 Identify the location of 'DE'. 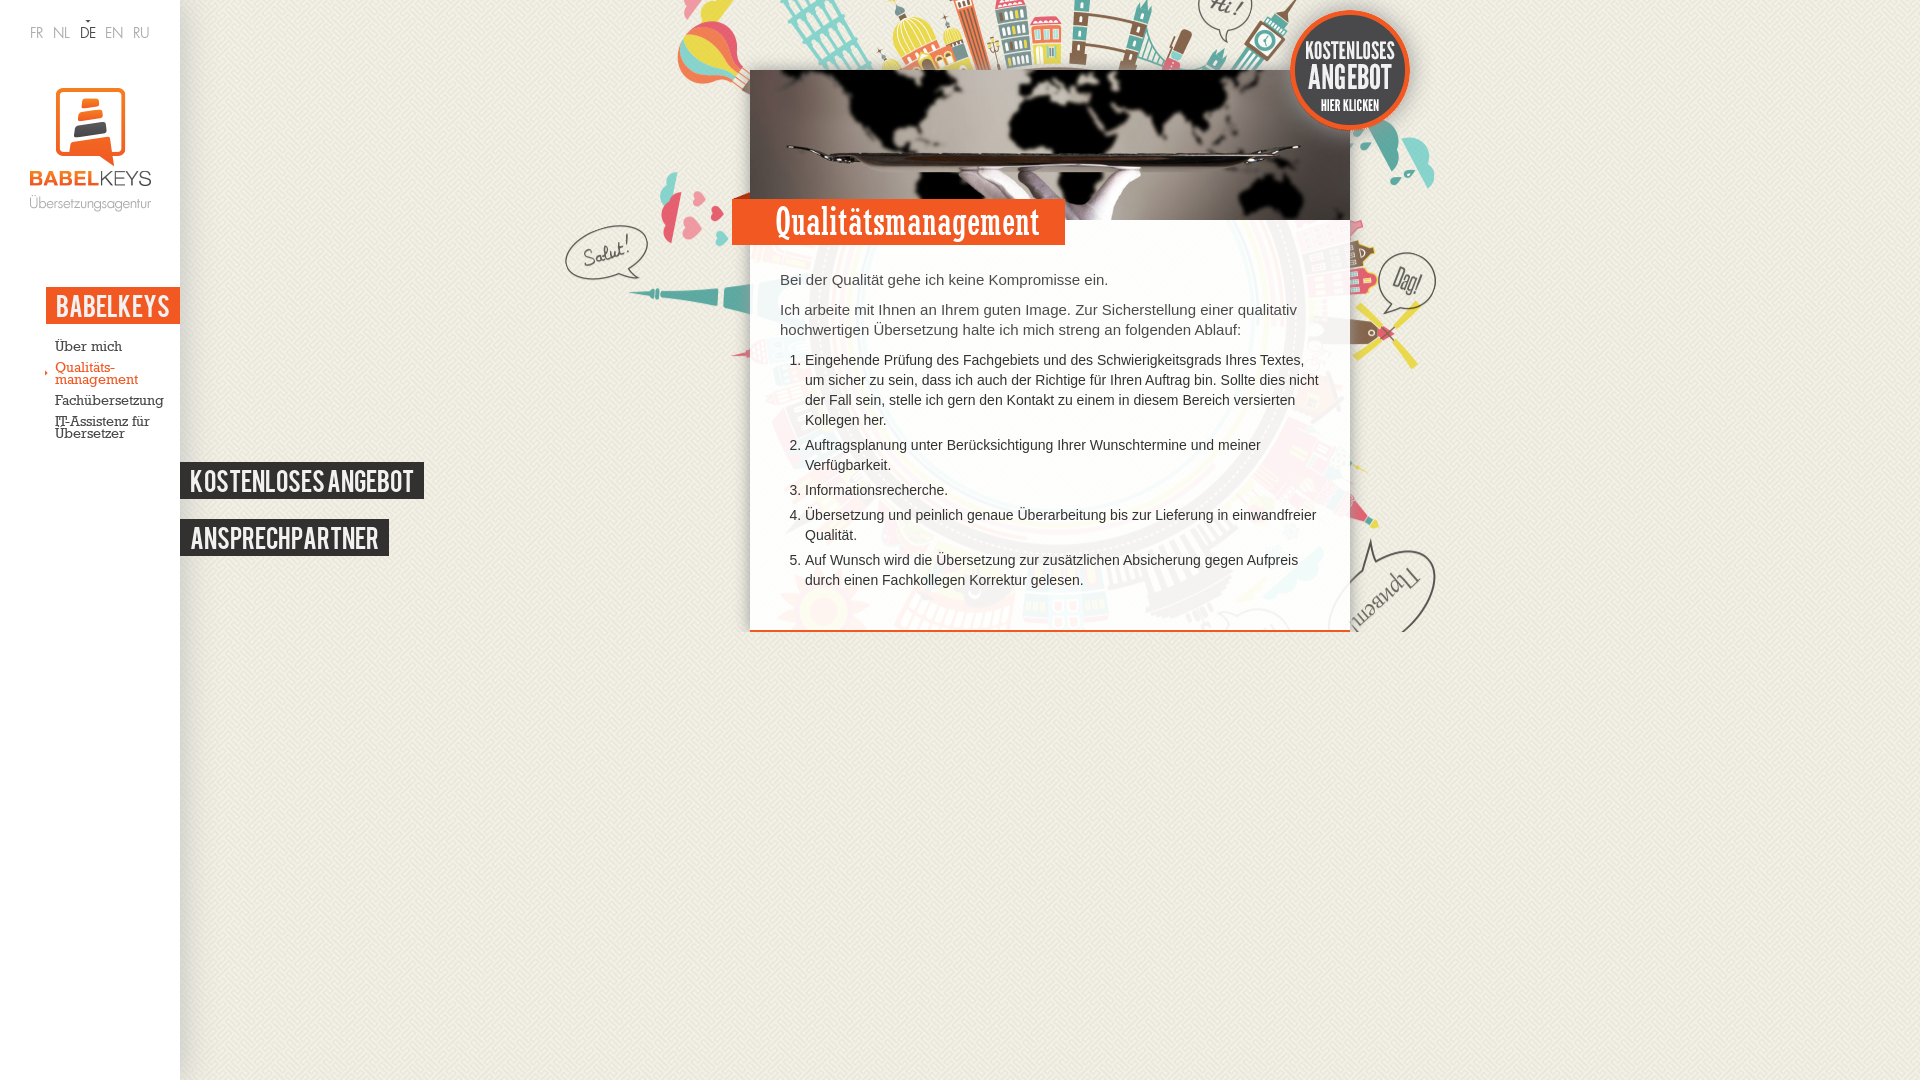
(86, 33).